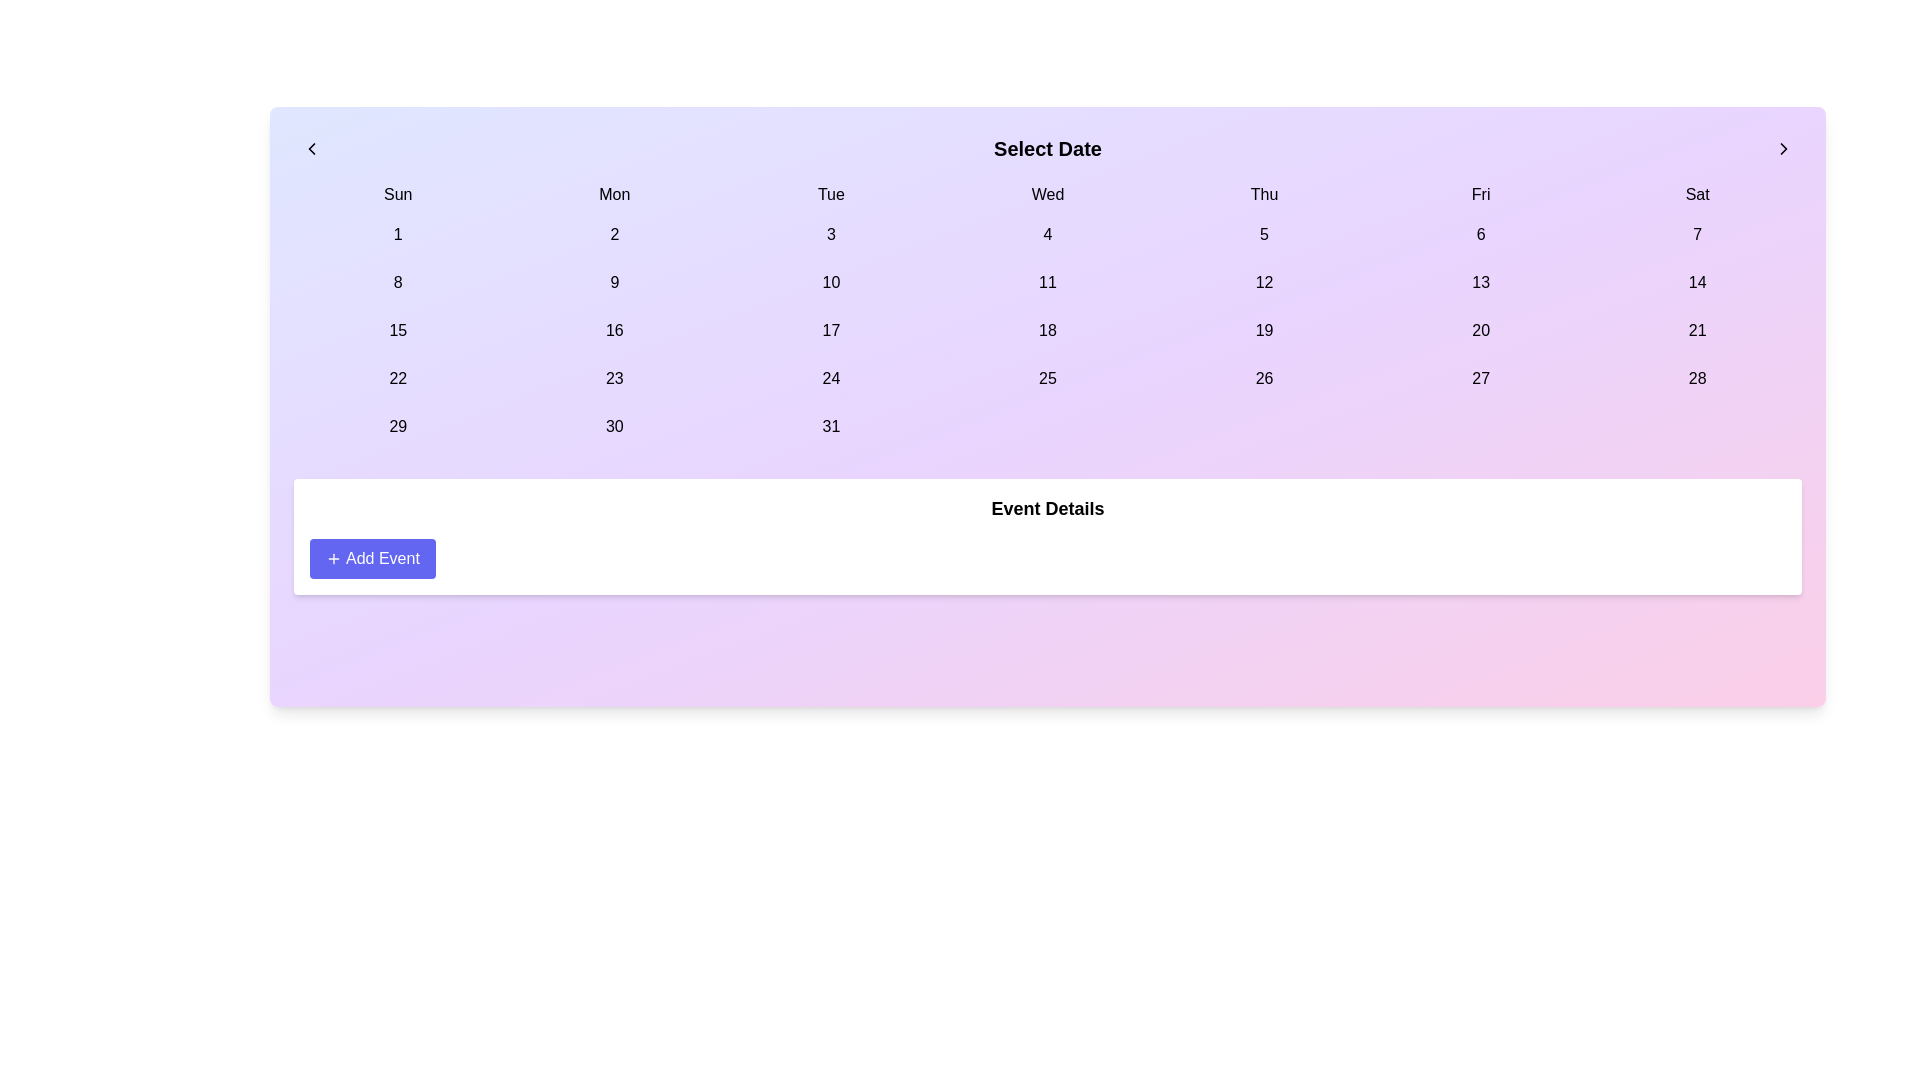 Image resolution: width=1920 pixels, height=1080 pixels. What do you see at coordinates (613, 282) in the screenshot?
I see `the interactive date selector button for the date '9' located in the second column of the third row of the calendar grid under the 'Select Date' header` at bounding box center [613, 282].